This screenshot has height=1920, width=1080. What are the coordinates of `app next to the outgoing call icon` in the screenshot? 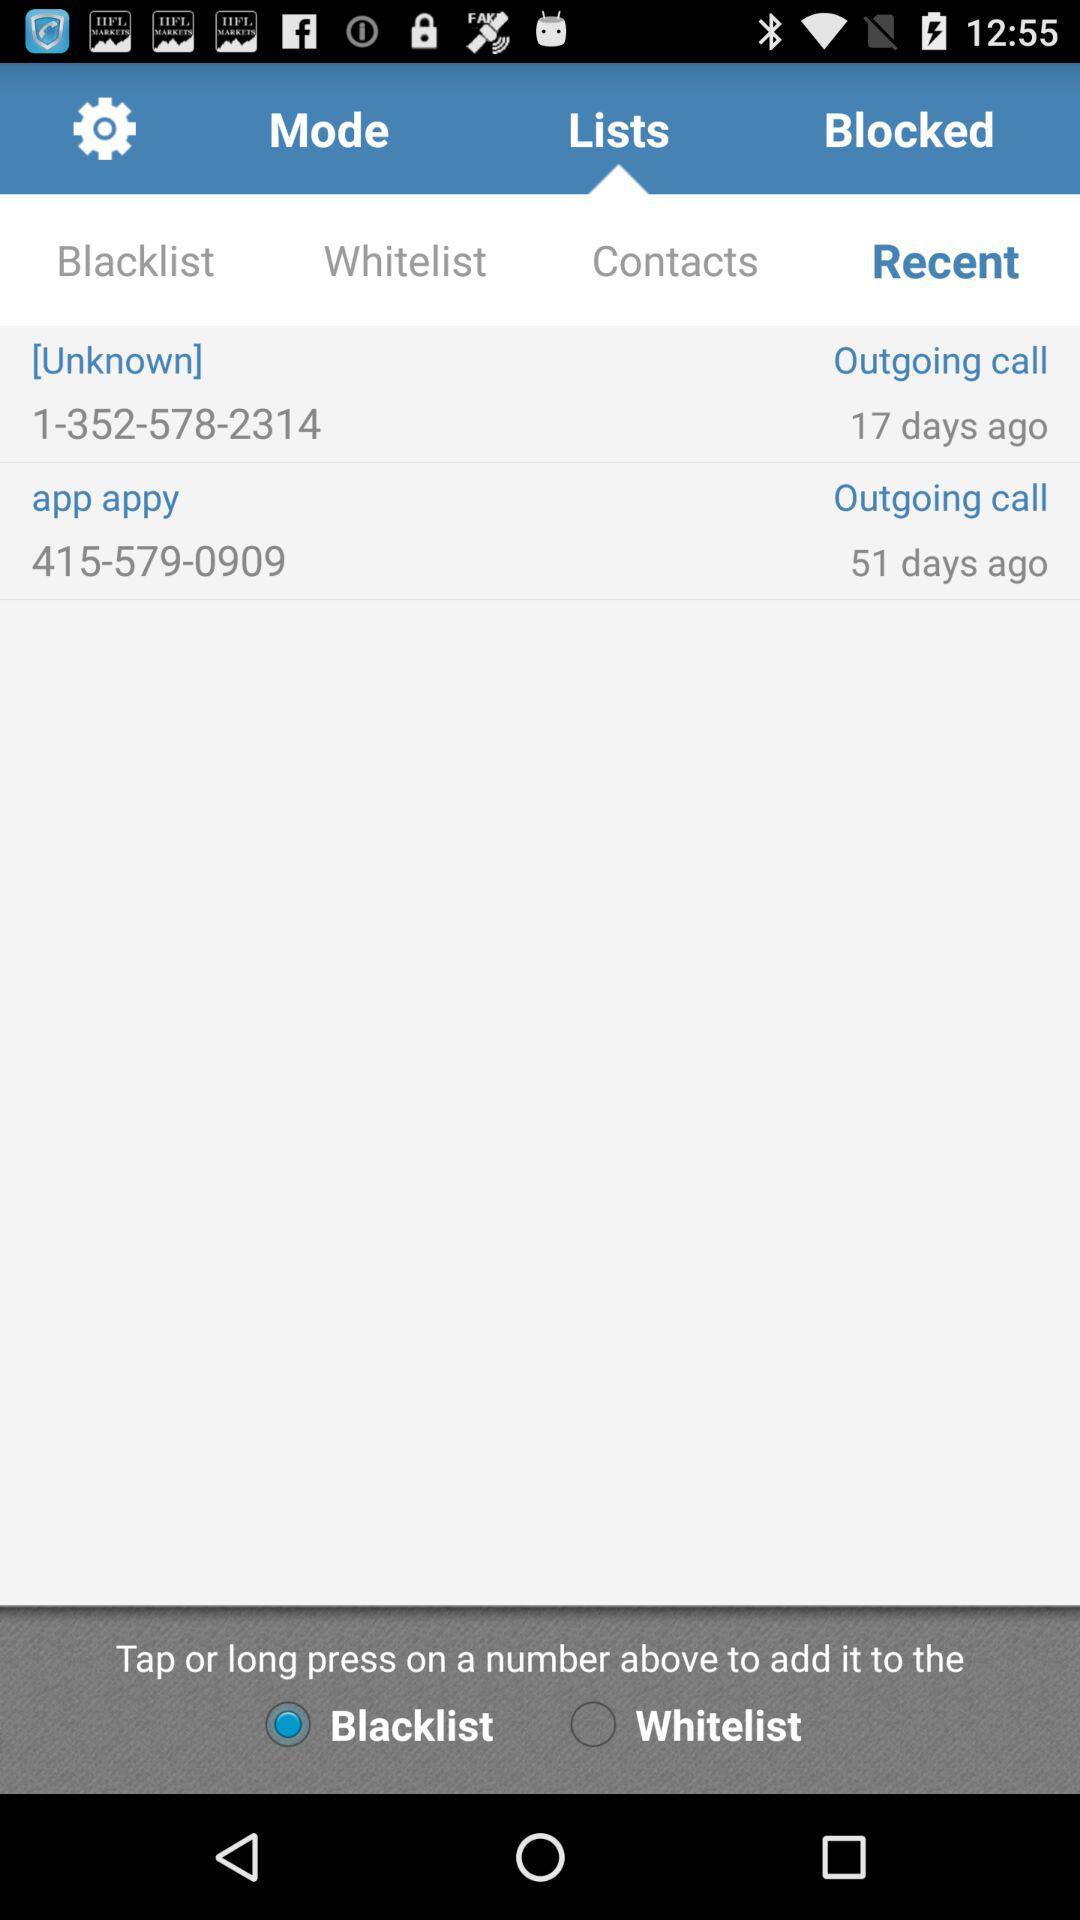 It's located at (285, 496).